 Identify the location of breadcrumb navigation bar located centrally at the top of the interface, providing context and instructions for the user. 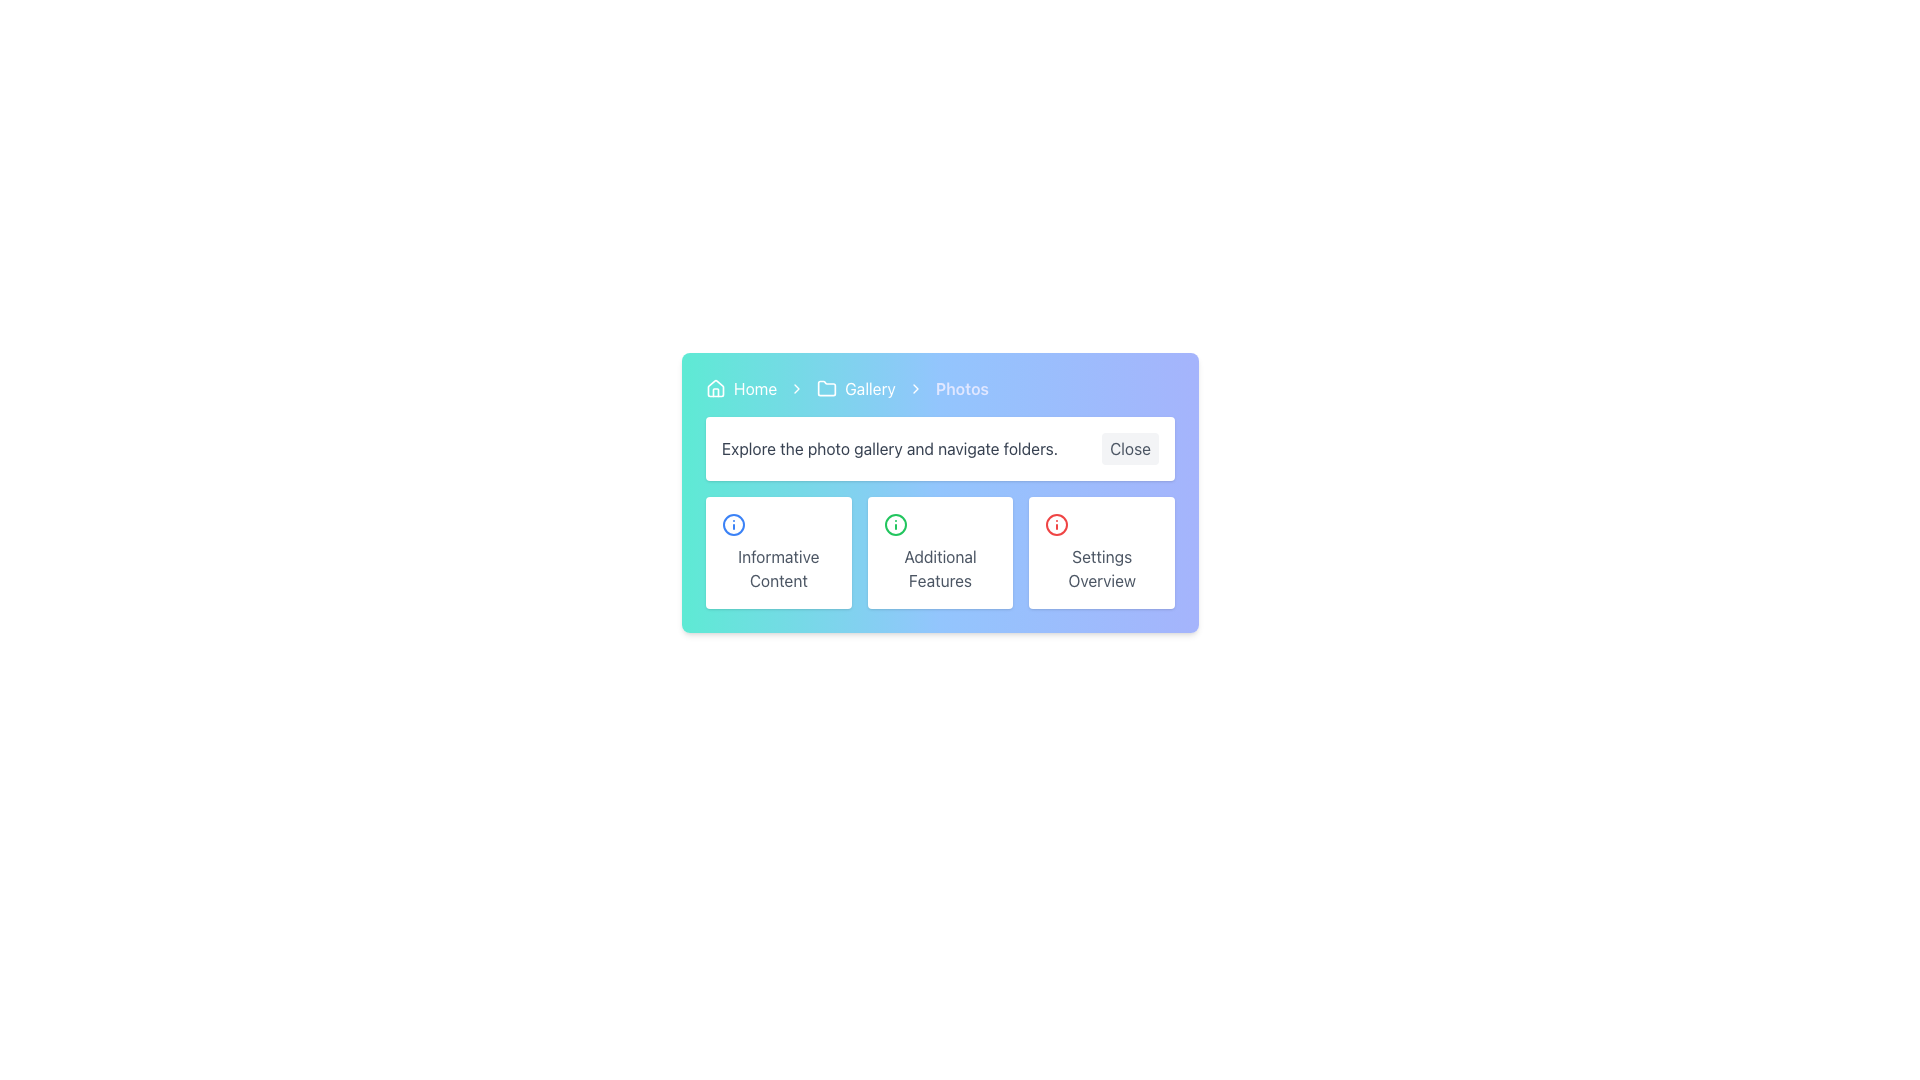
(939, 427).